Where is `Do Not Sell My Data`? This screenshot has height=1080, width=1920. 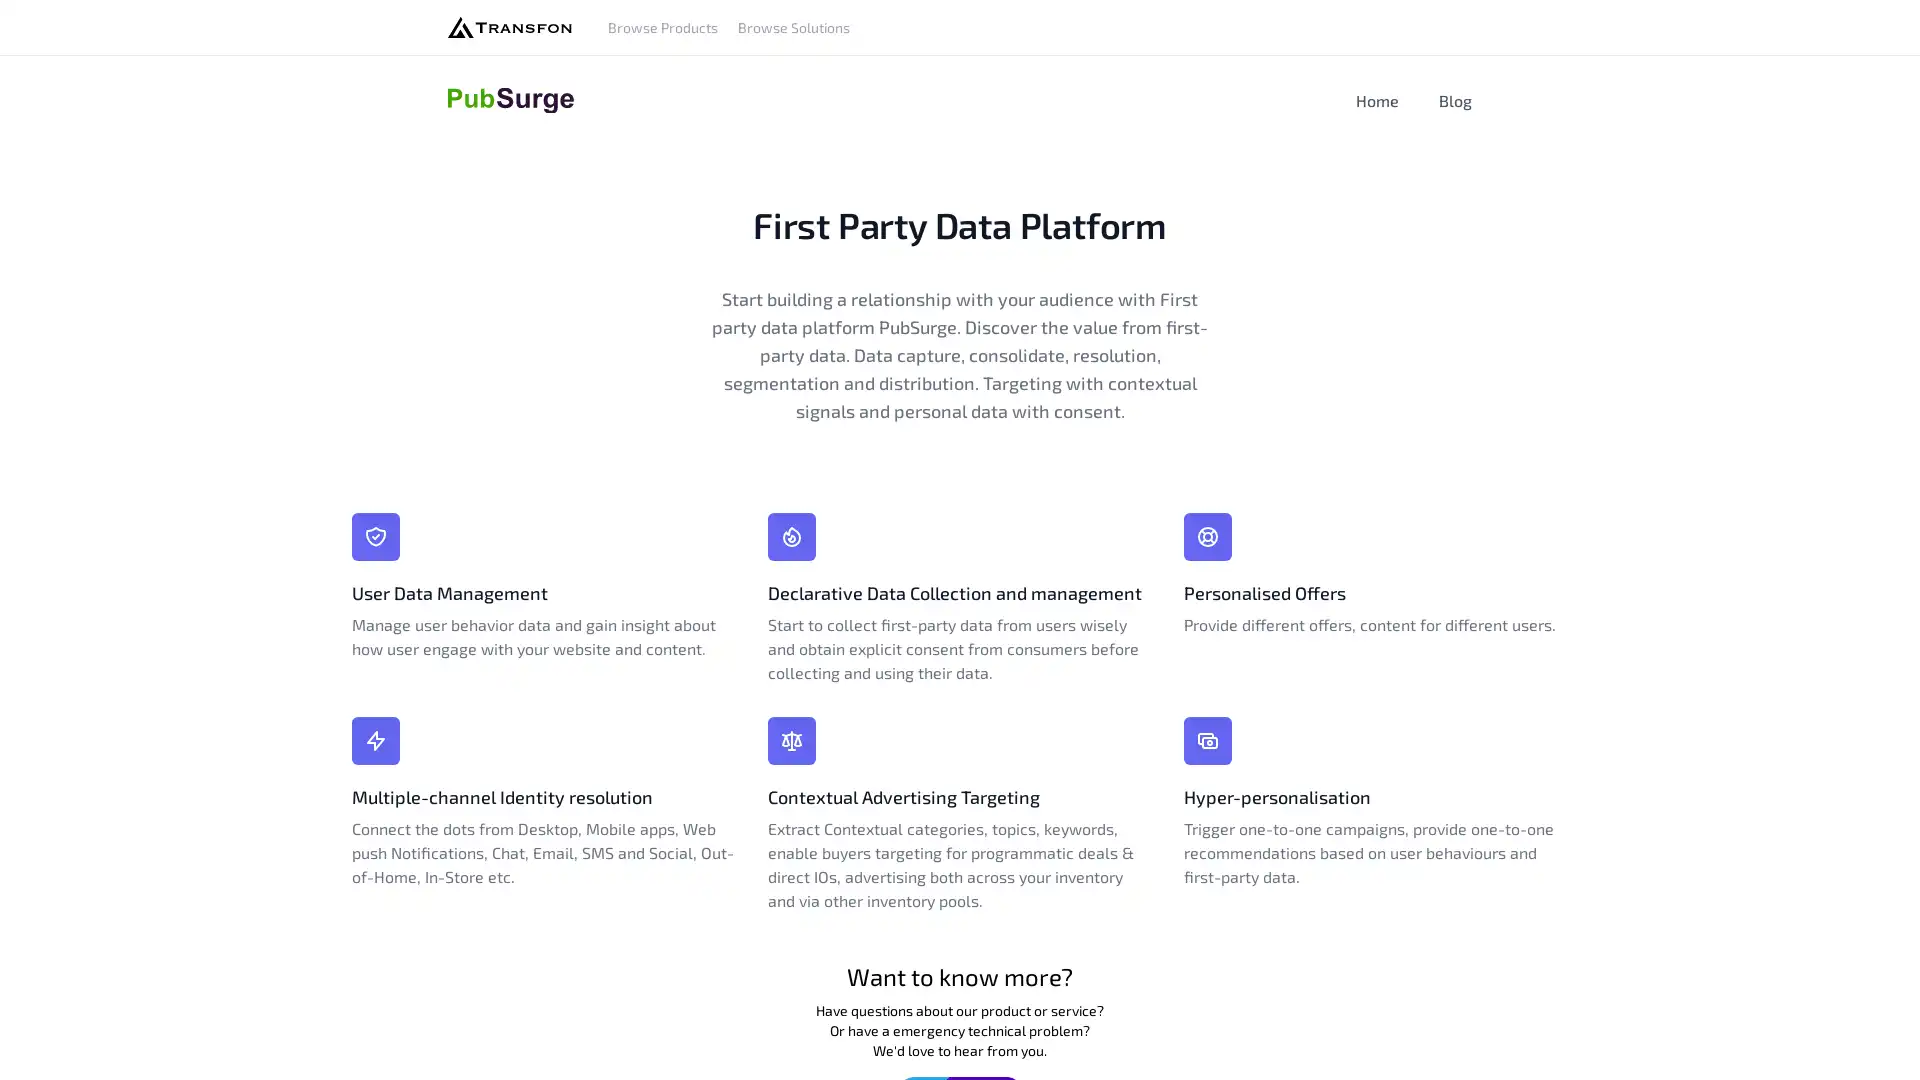
Do Not Sell My Data is located at coordinates (134, 1043).